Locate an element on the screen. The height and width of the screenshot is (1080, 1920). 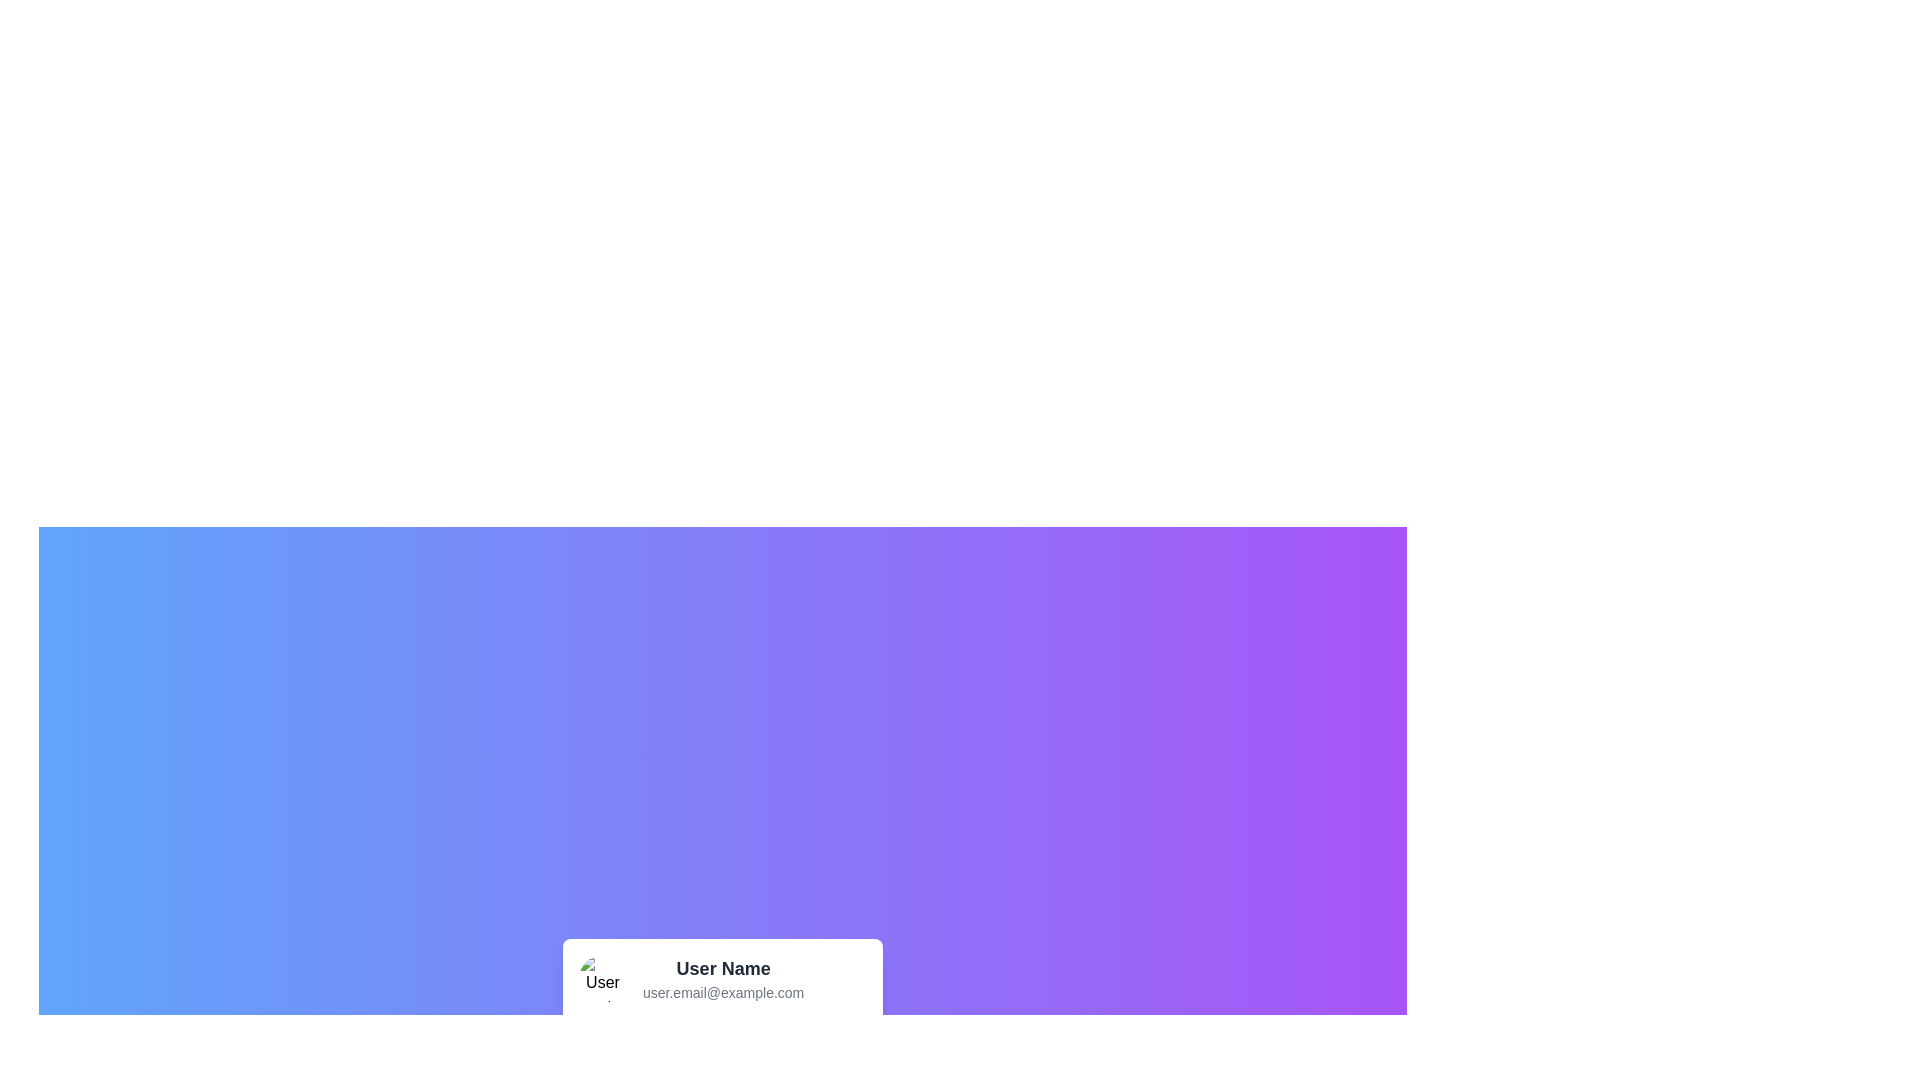
the text label displaying 'User Name', which is in bold and larger font, styled in dark gray, and located towards the bottom center of the interface above a smaller email text is located at coordinates (722, 967).